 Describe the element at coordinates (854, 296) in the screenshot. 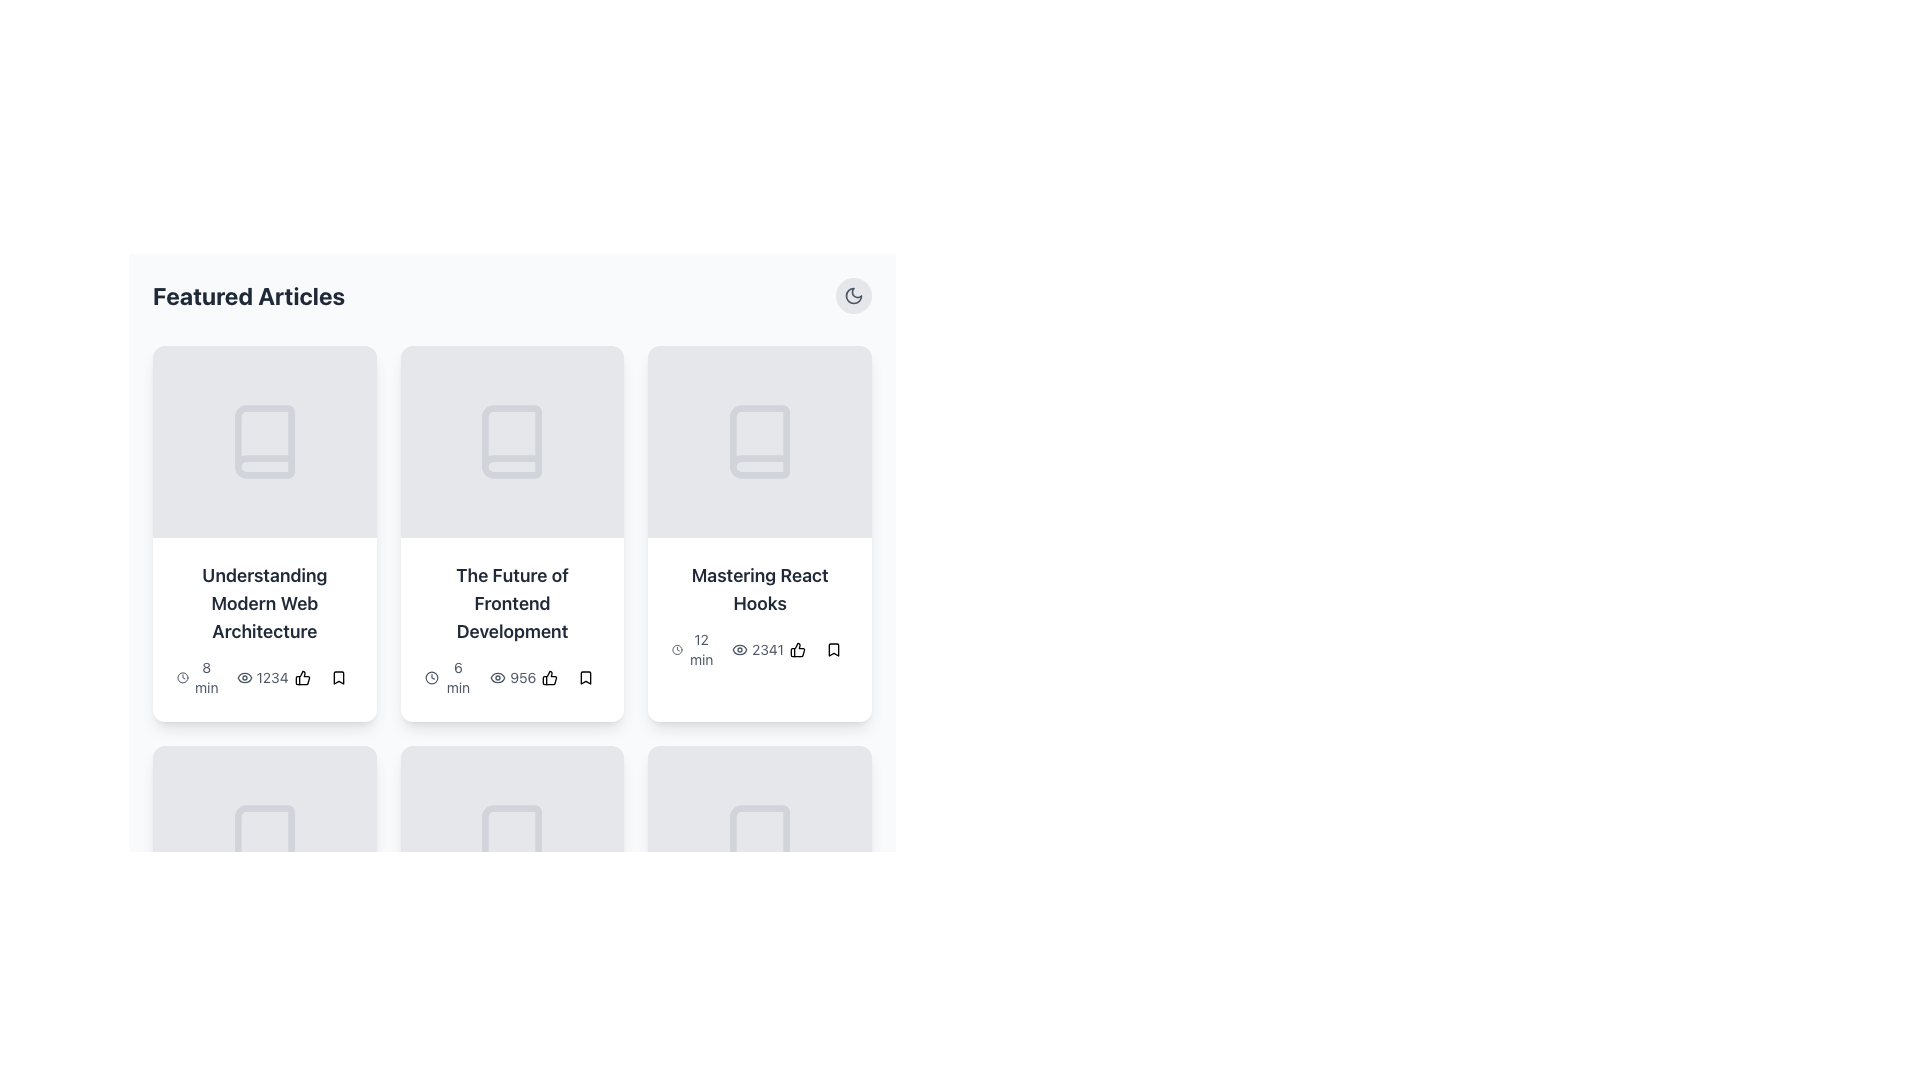

I see `the crescent moon icon button located at the top right corner of the interface` at that location.